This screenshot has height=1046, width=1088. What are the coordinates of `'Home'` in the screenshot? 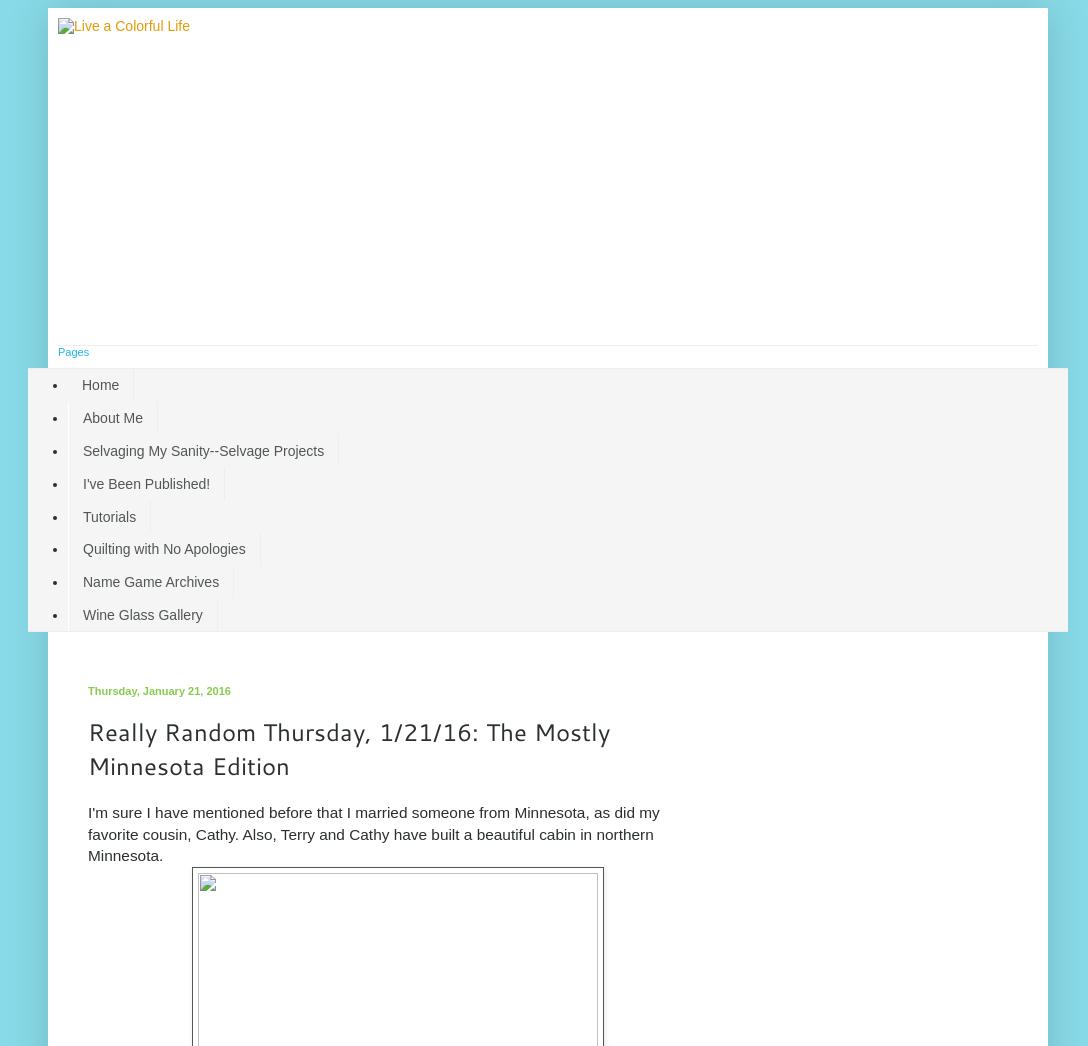 It's located at (100, 385).